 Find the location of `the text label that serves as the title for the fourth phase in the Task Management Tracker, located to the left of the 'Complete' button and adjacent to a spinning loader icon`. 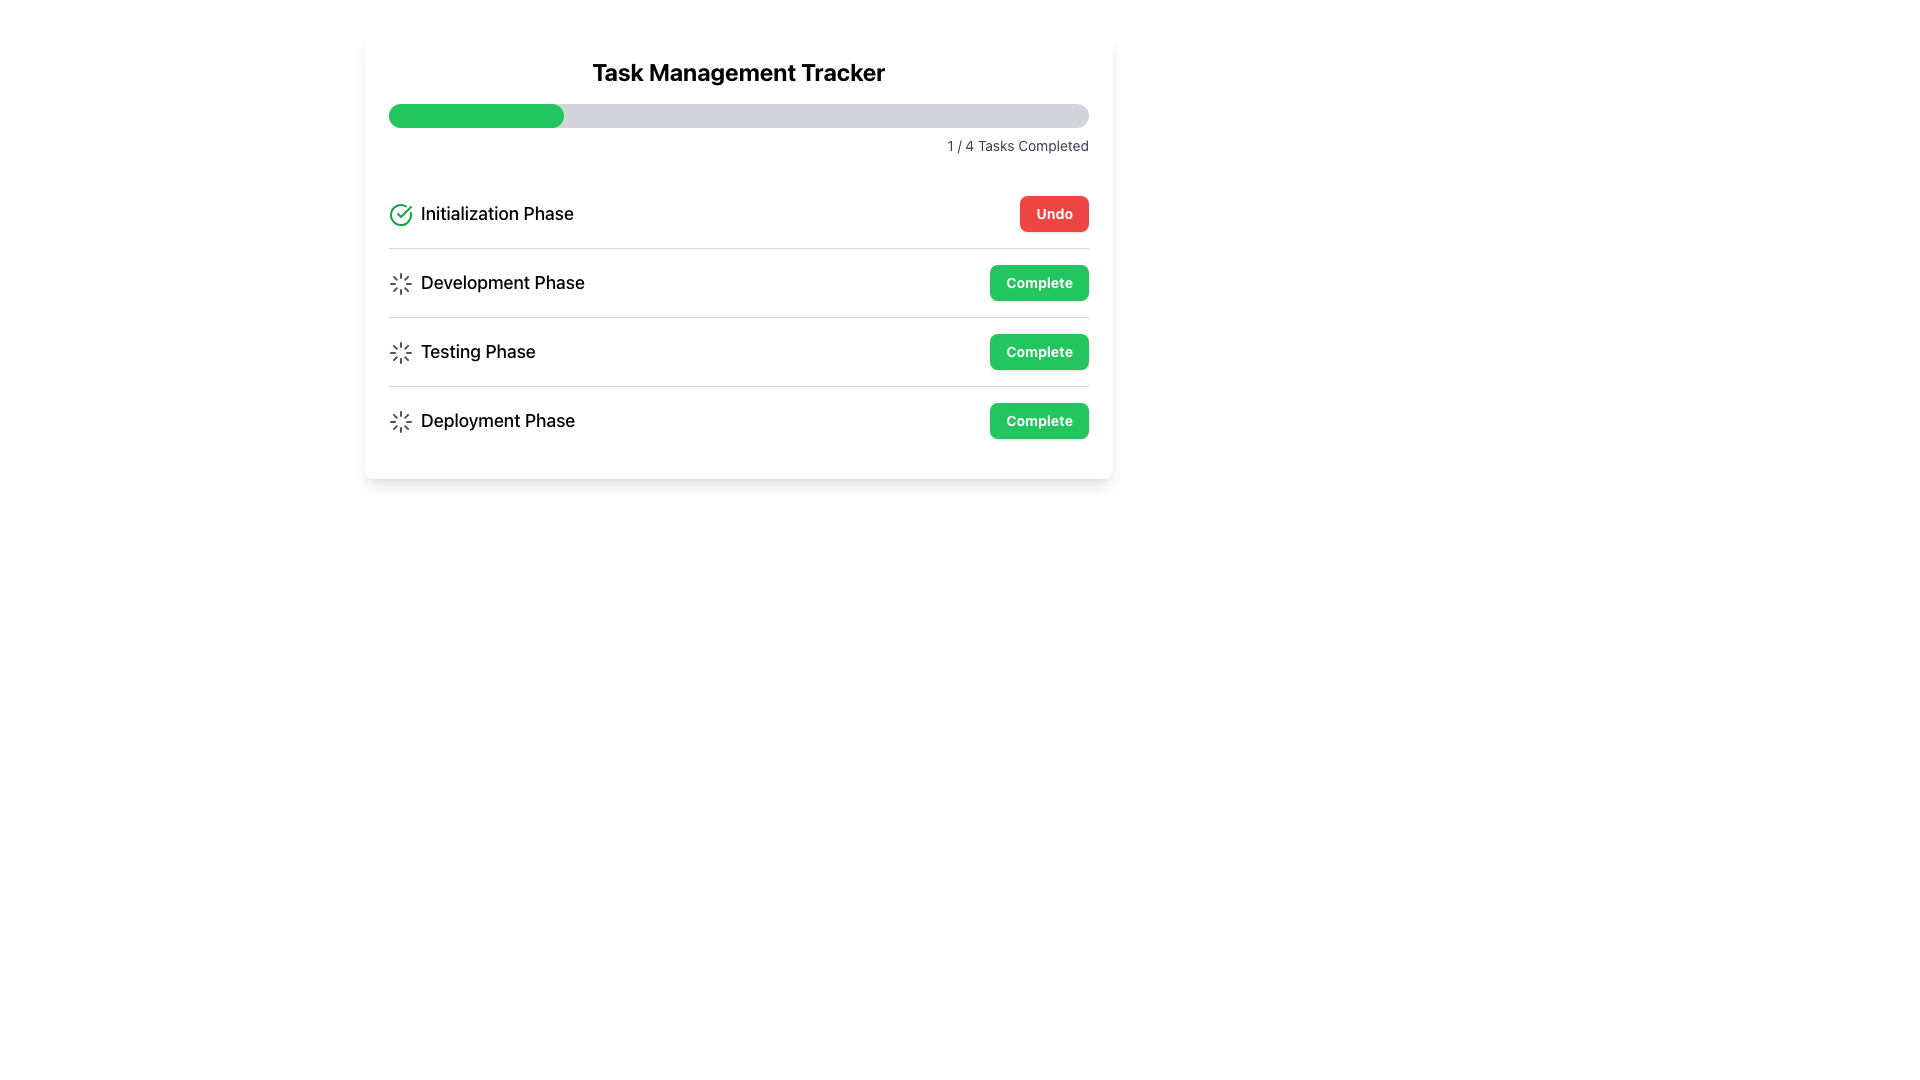

the text label that serves as the title for the fourth phase in the Task Management Tracker, located to the left of the 'Complete' button and adjacent to a spinning loader icon is located at coordinates (482, 419).